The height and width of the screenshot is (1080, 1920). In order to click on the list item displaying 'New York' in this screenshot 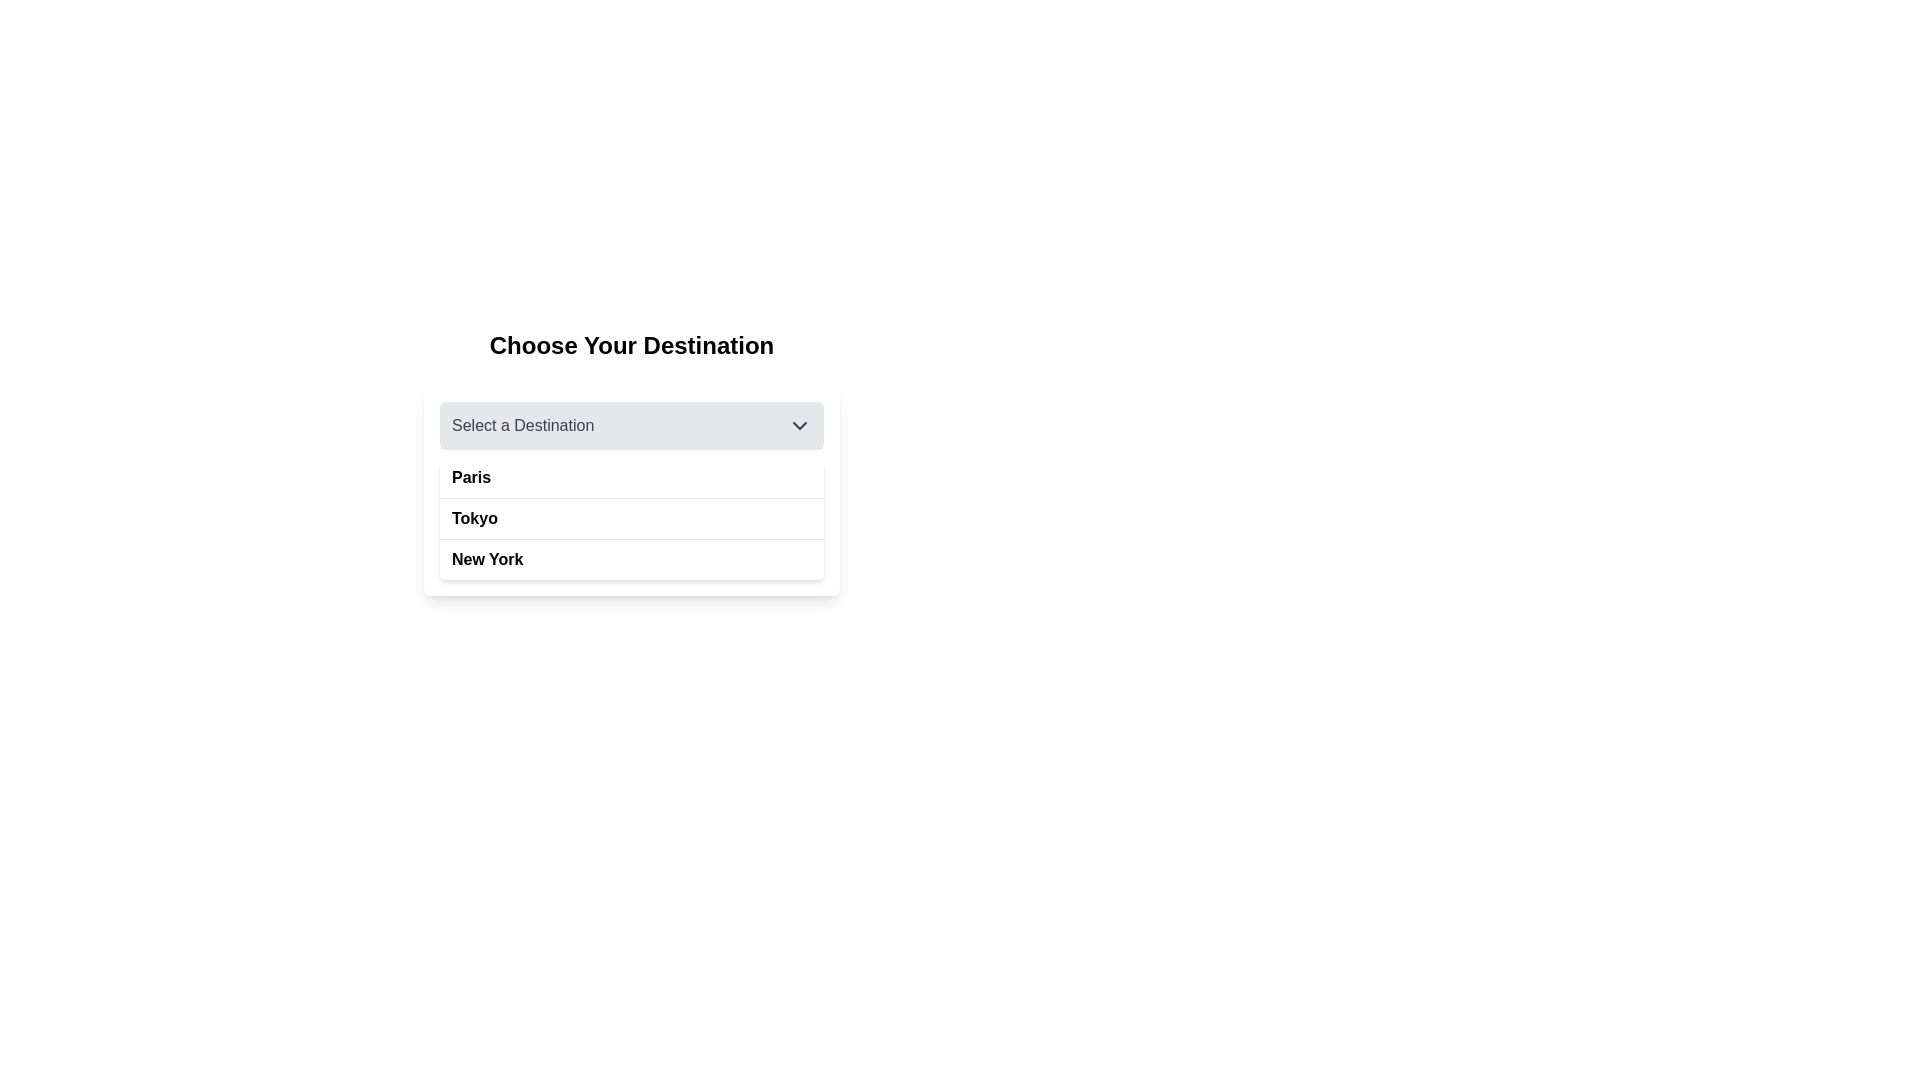, I will do `click(487, 559)`.